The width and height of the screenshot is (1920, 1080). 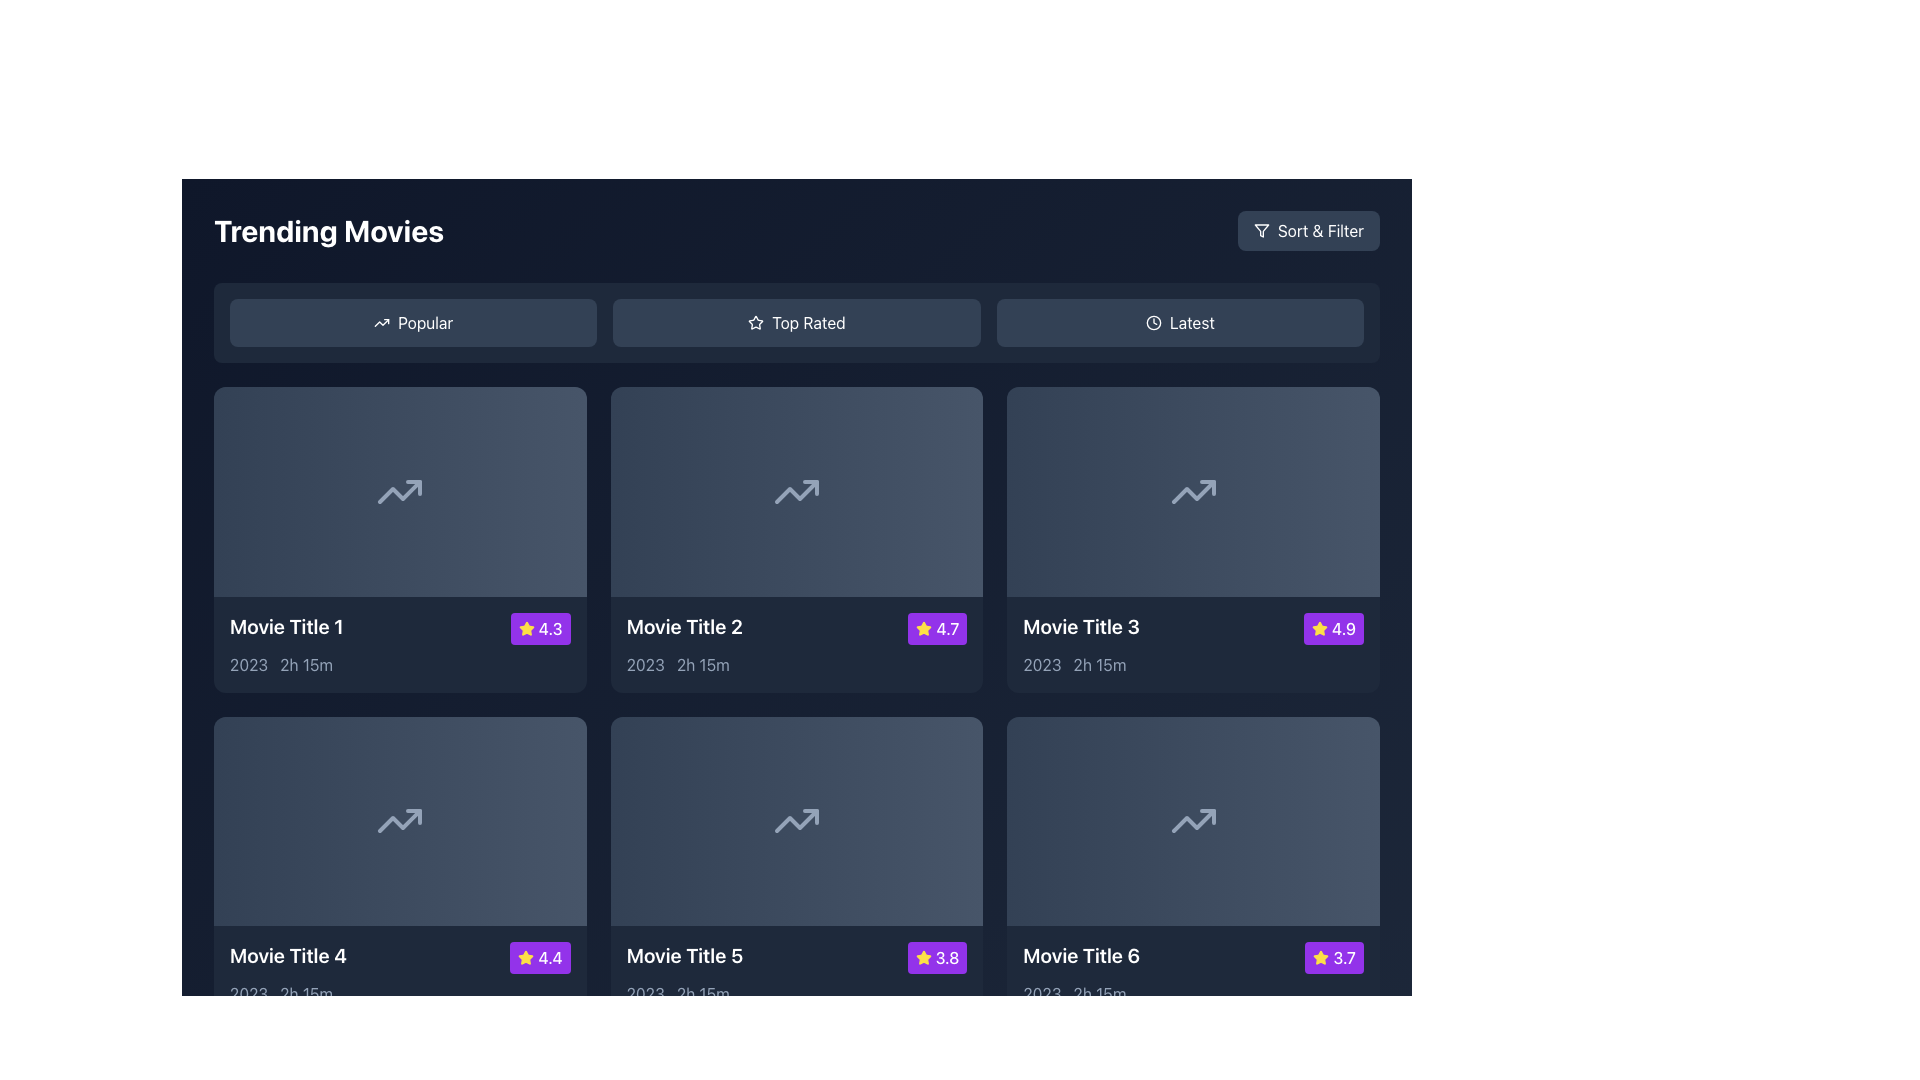 I want to click on the Movie information card displaying details like title, release year, runtime, and user rating, which is the second card in the first row of the 'Trending Movies' section, so click(x=795, y=538).